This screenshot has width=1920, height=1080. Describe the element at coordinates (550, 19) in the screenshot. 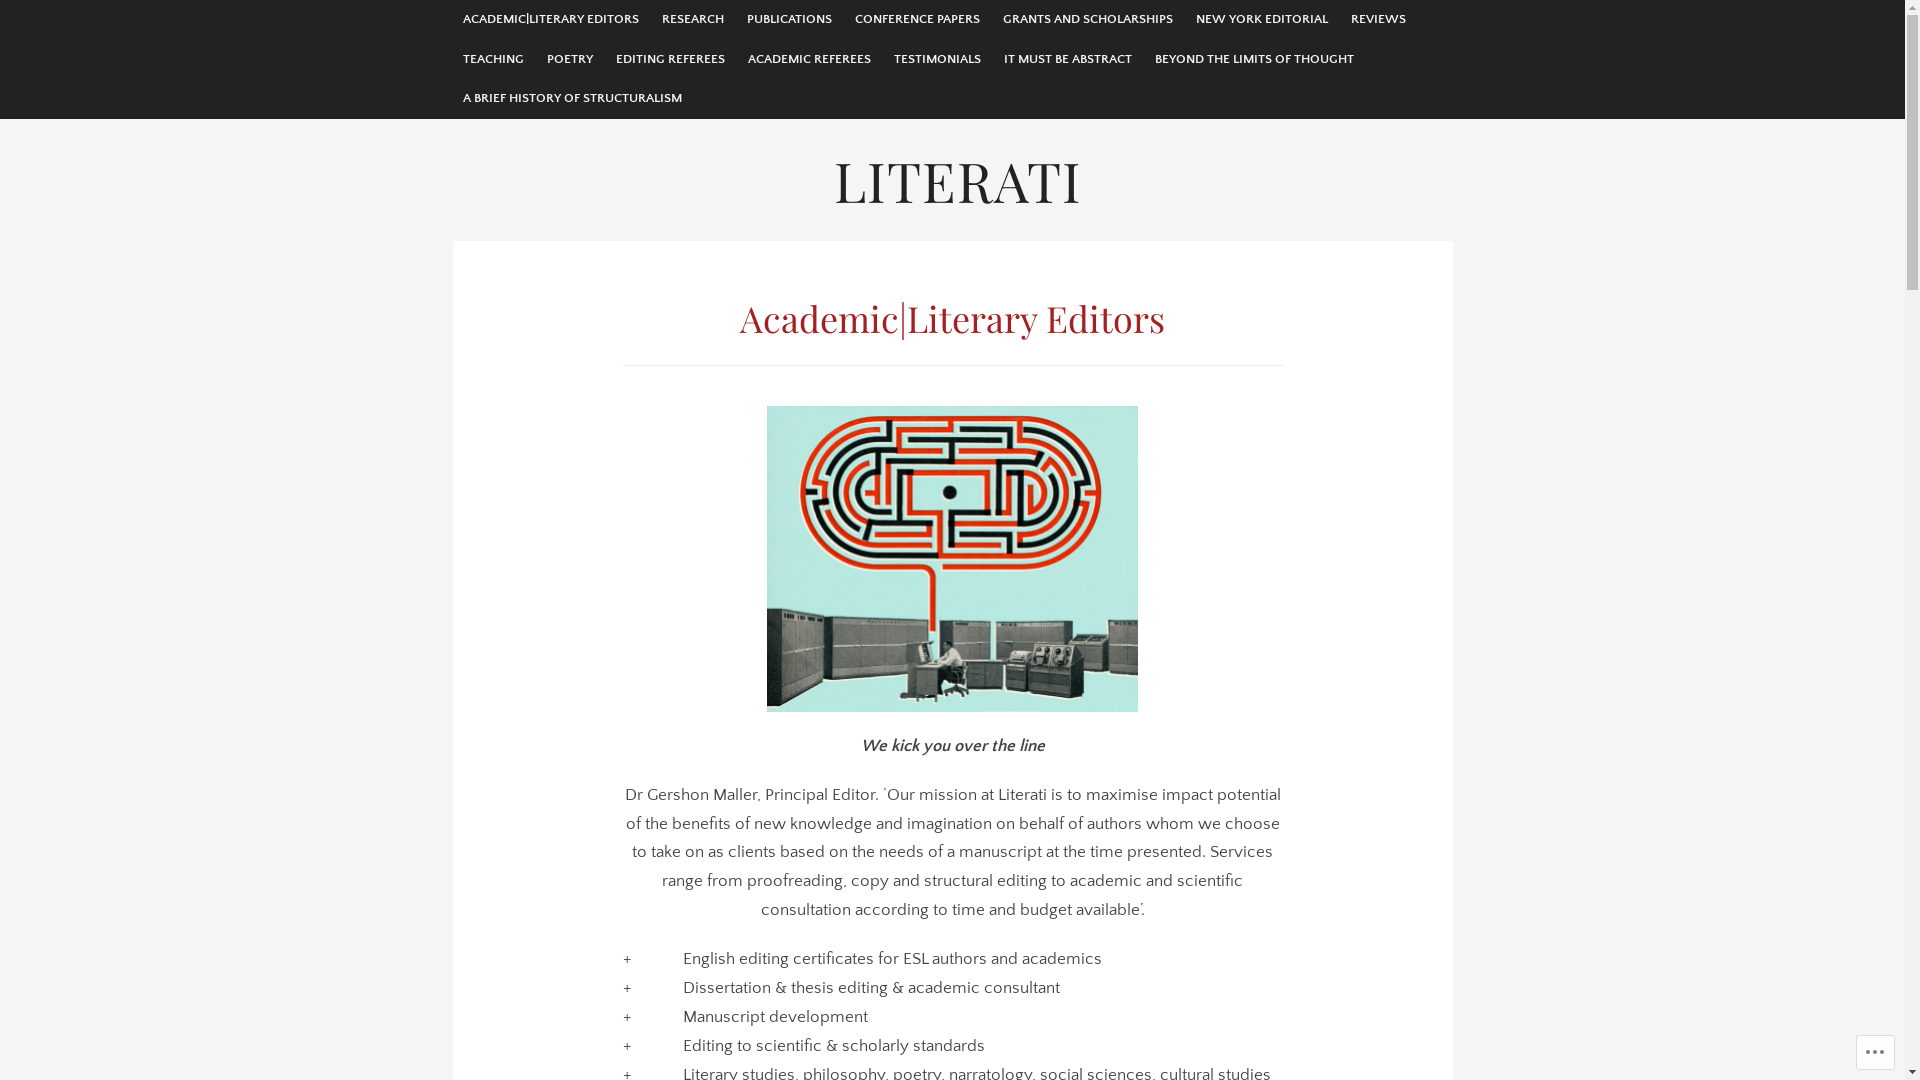

I see `'ACADEMIC|LITERARY EDITORS'` at that location.